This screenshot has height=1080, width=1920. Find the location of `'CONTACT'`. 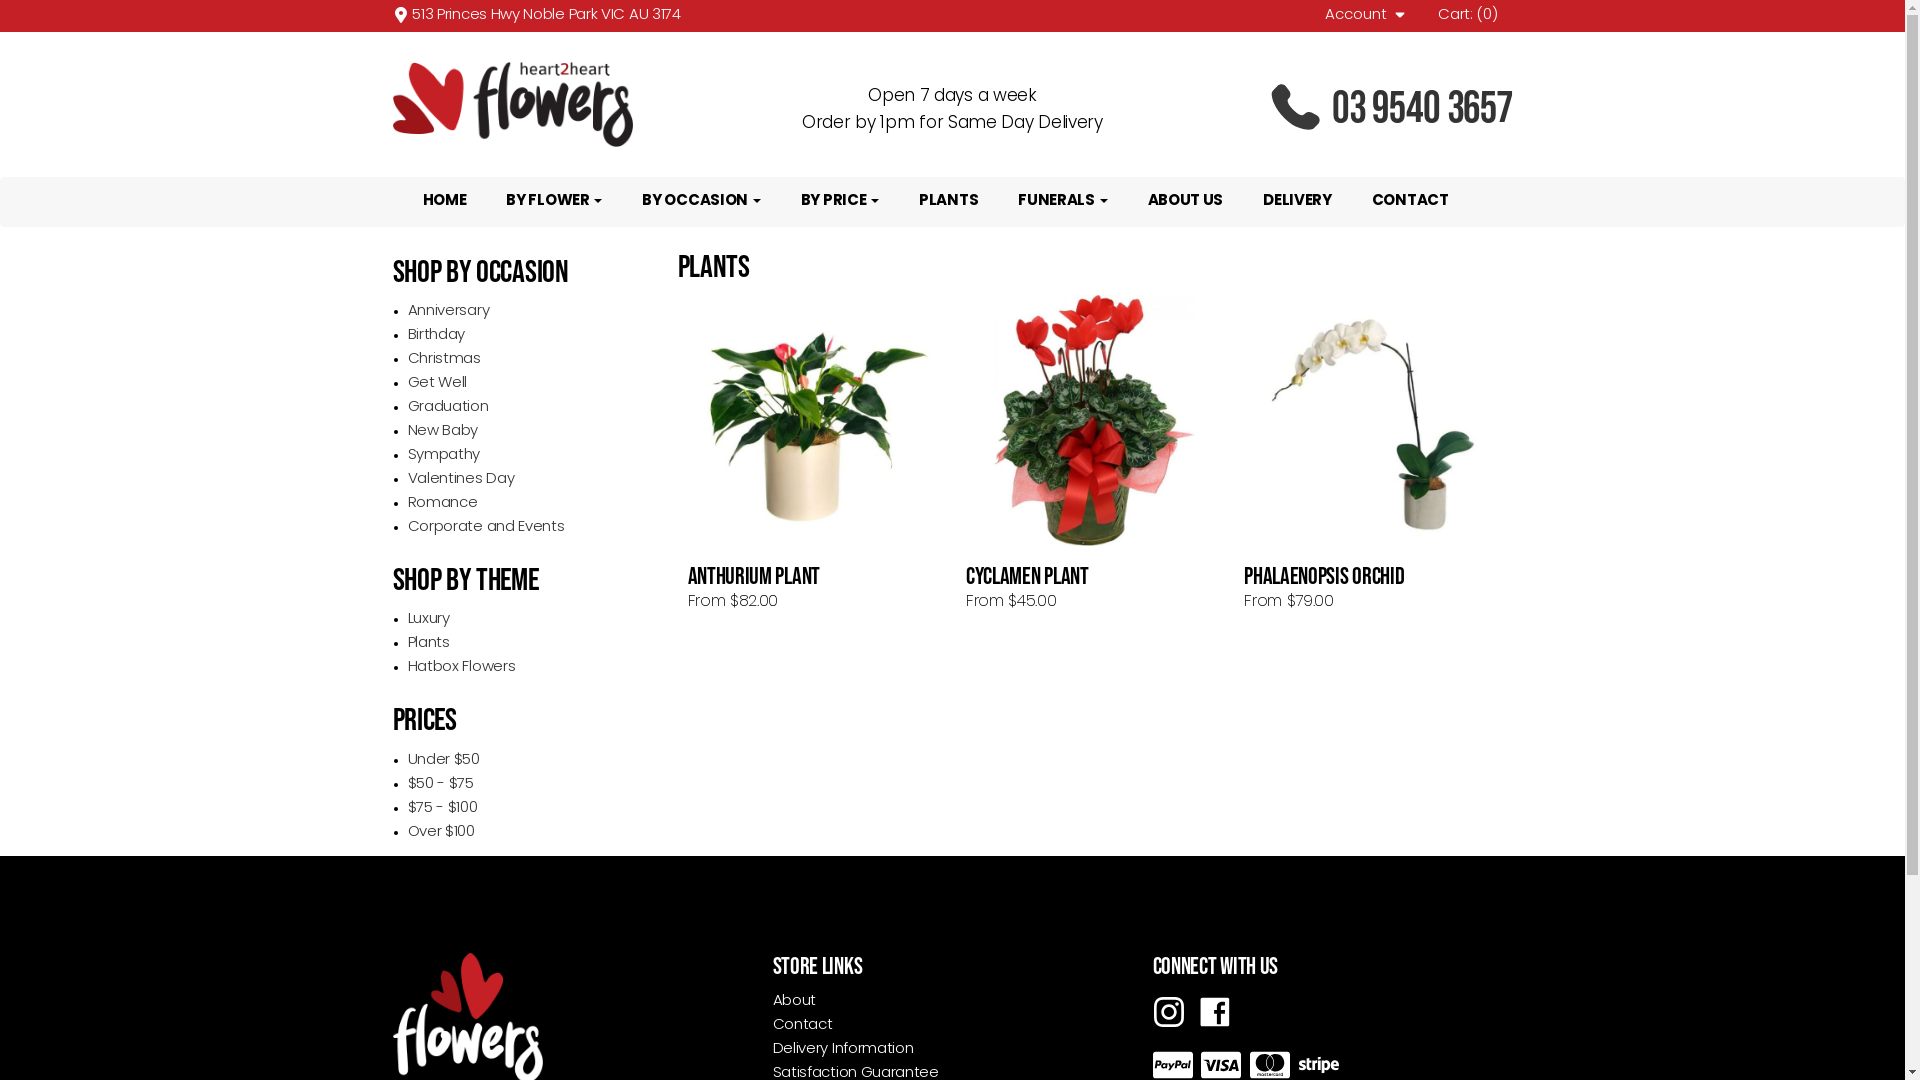

'CONTACT' is located at coordinates (1409, 201).